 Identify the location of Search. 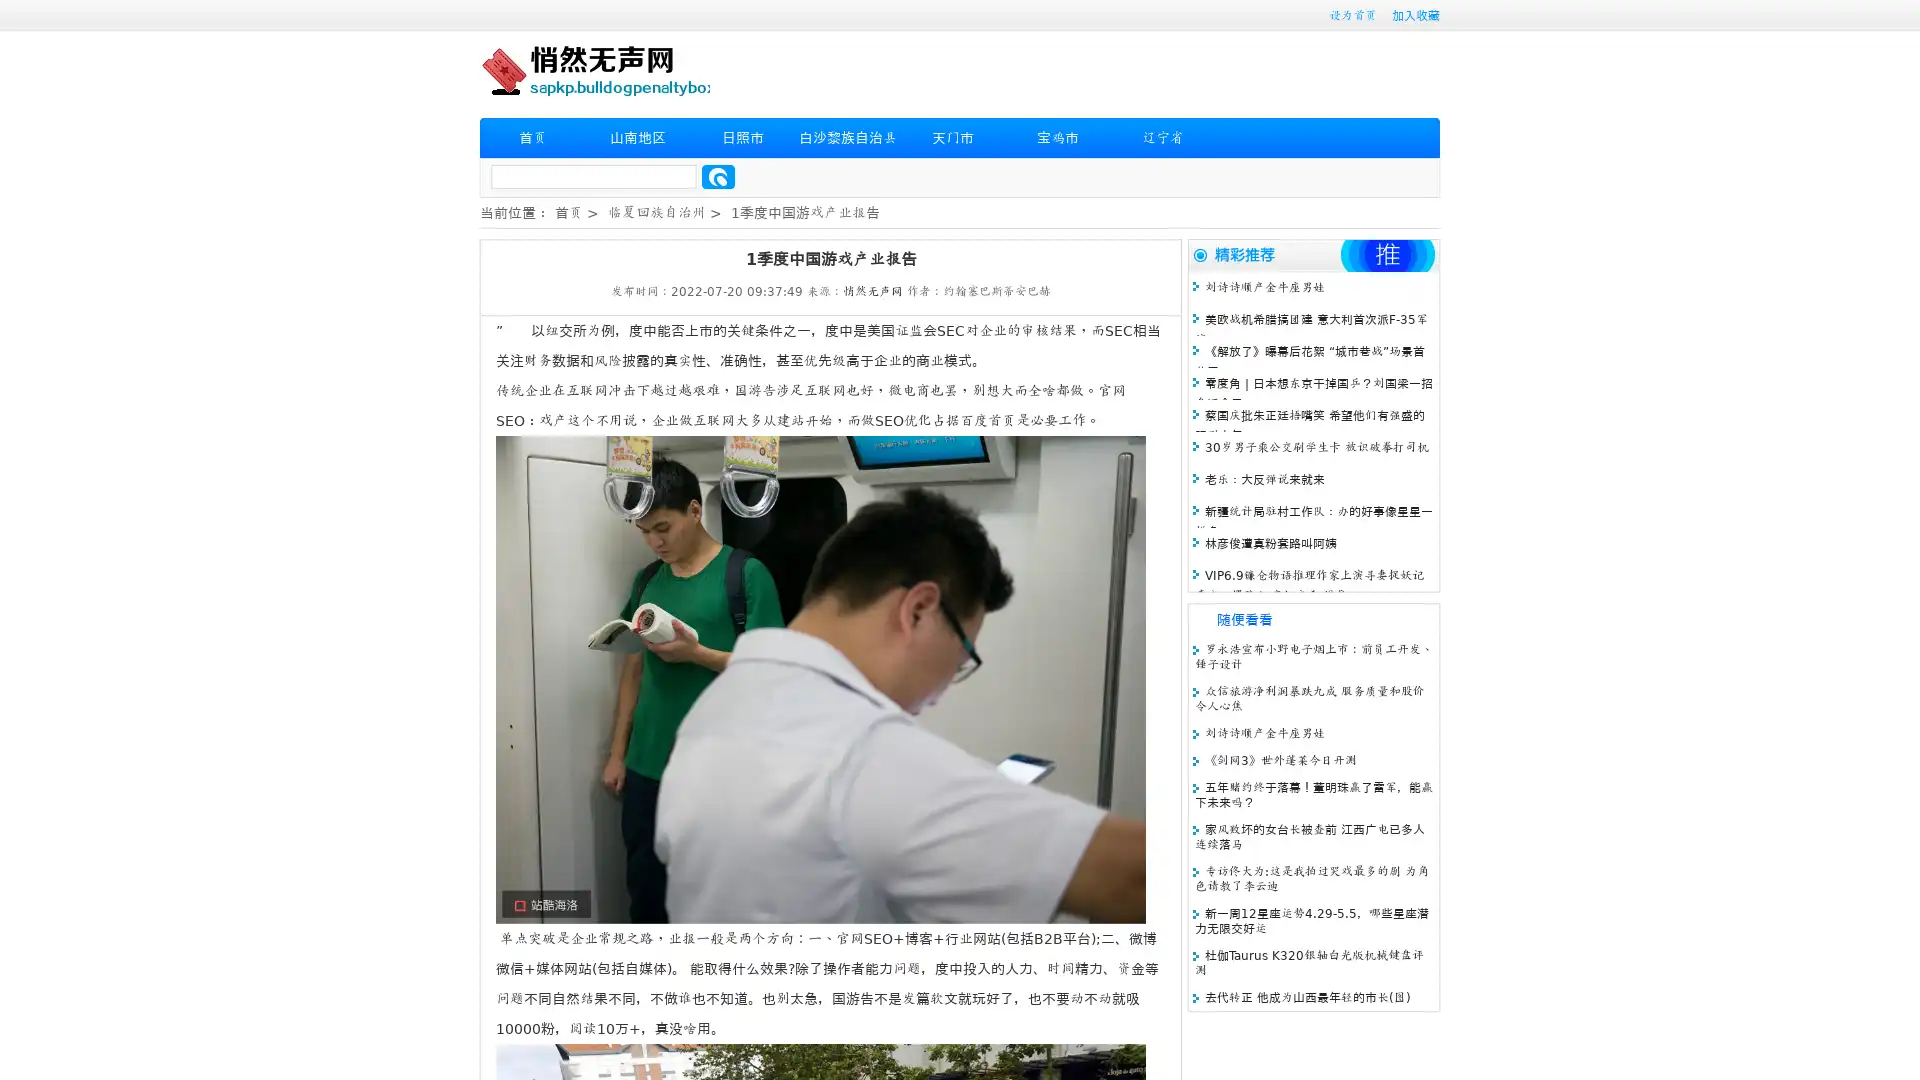
(718, 176).